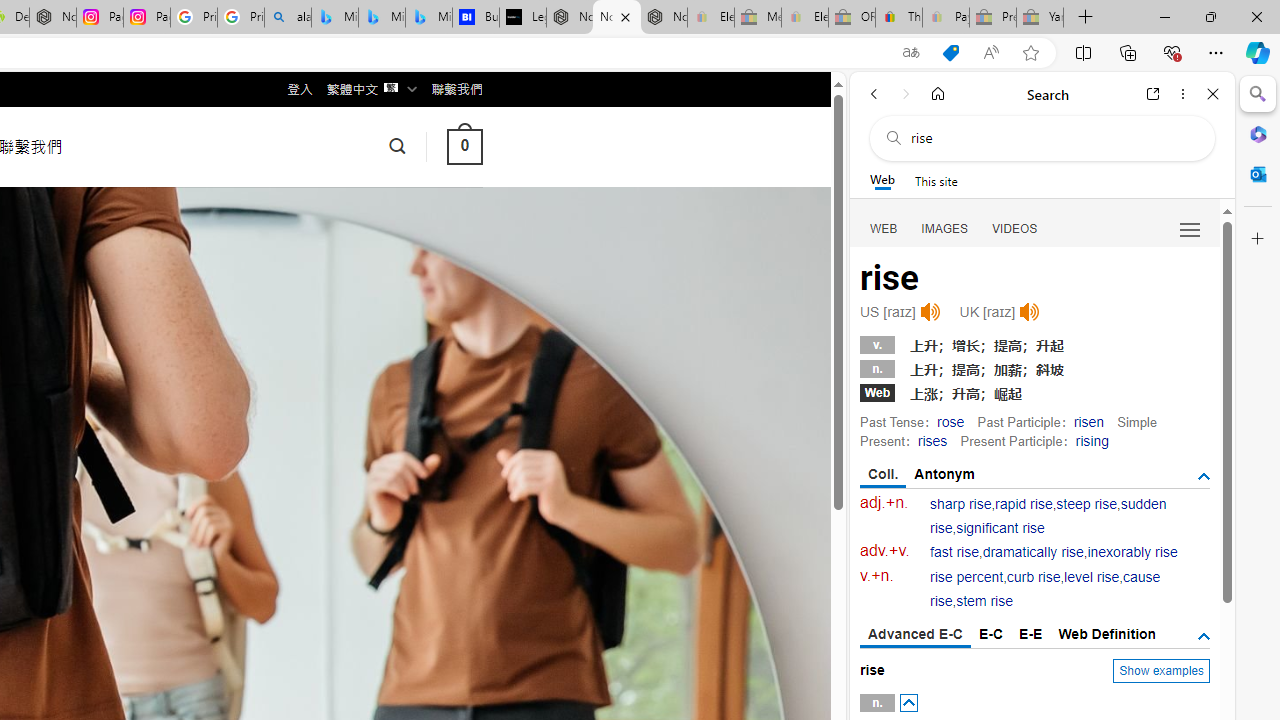 The image size is (1280, 720). What do you see at coordinates (897, 17) in the screenshot?
I see `'Threats and offensive language policy | eBay'` at bounding box center [897, 17].